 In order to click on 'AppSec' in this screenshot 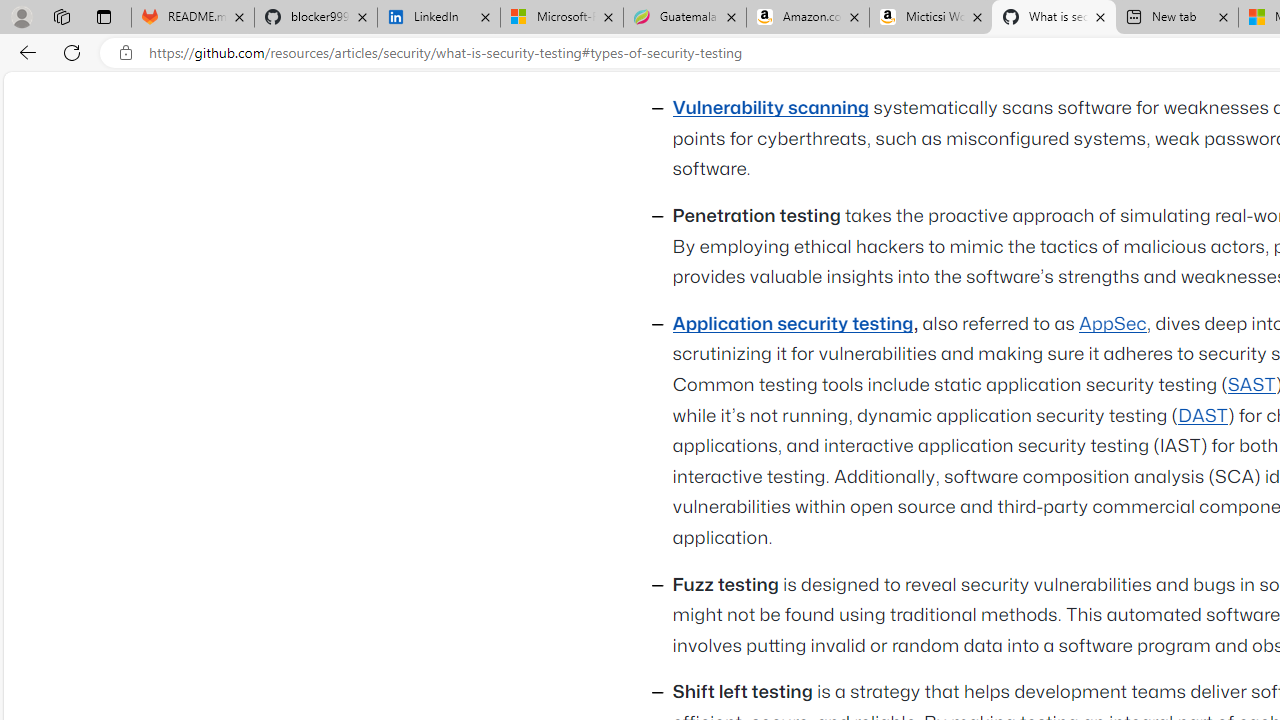, I will do `click(1111, 323)`.